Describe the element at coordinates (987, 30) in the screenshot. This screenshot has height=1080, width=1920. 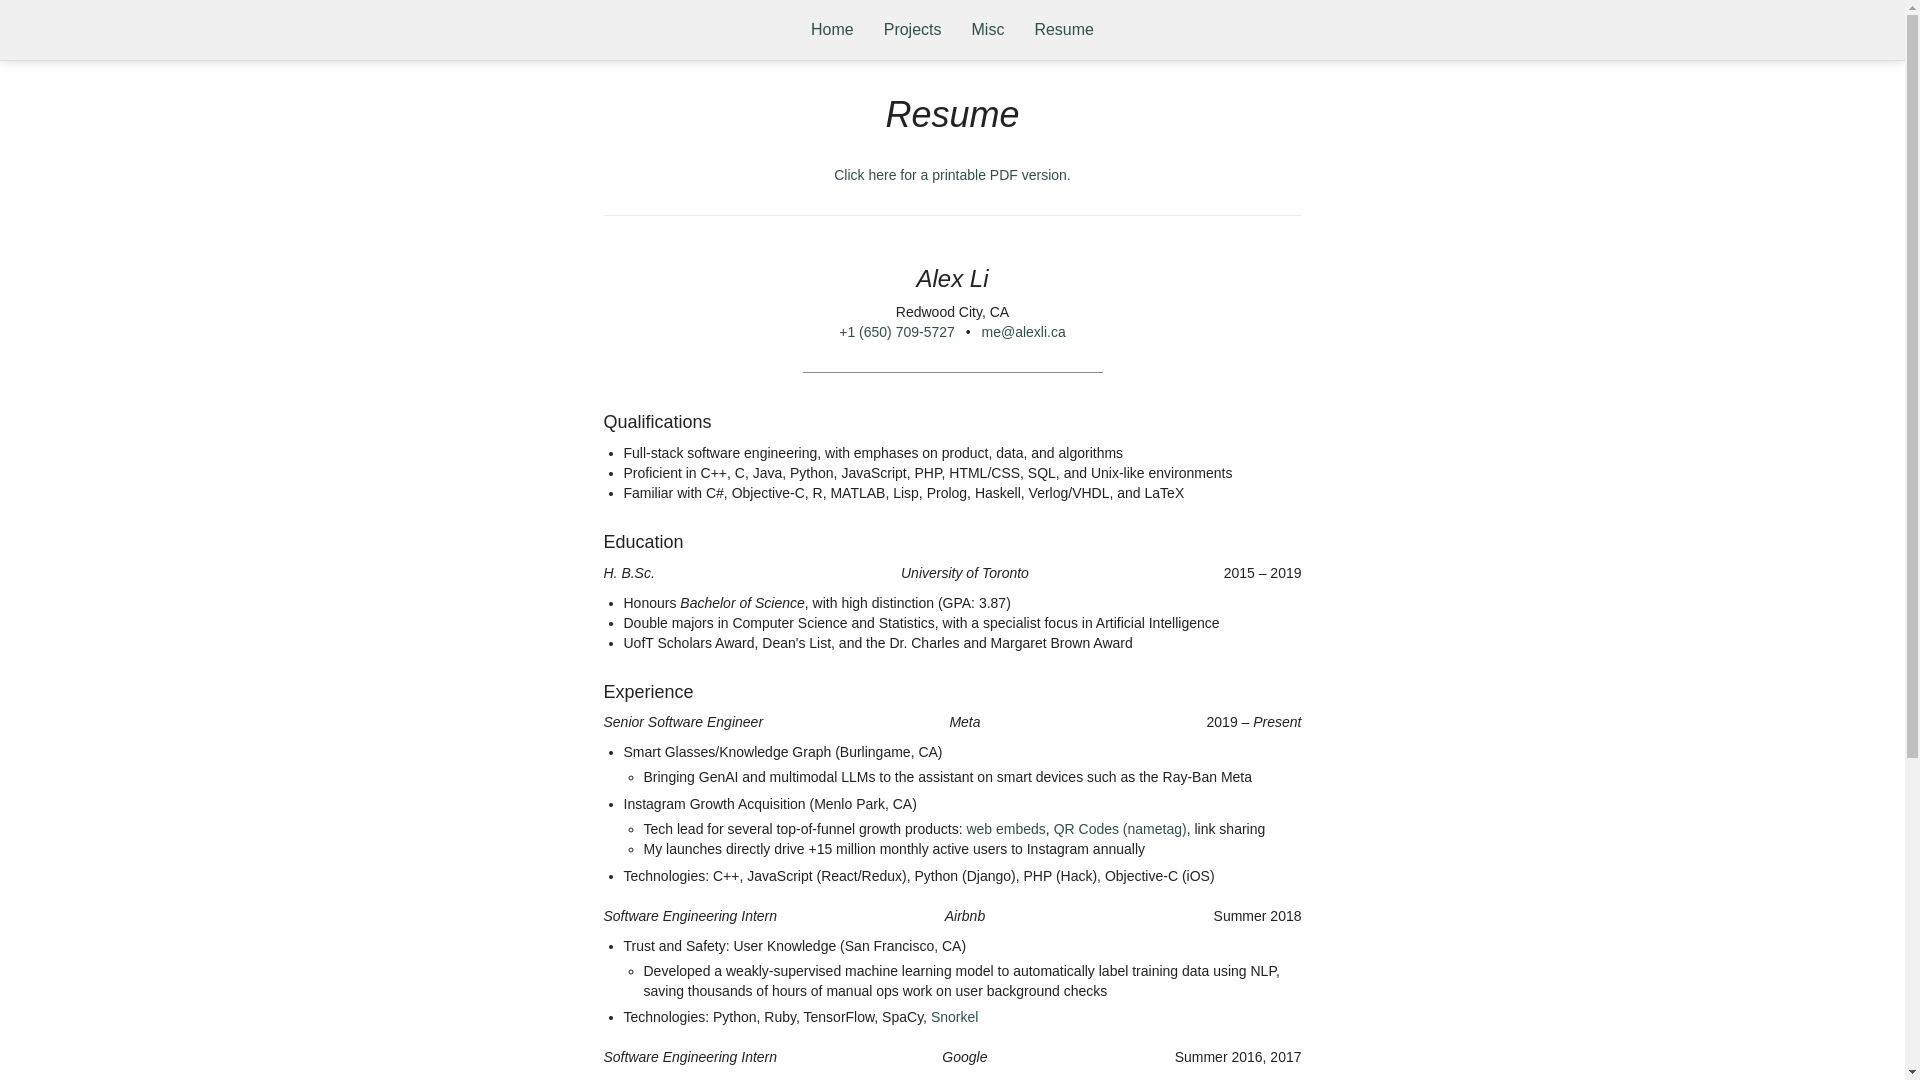
I see `'Misc'` at that location.